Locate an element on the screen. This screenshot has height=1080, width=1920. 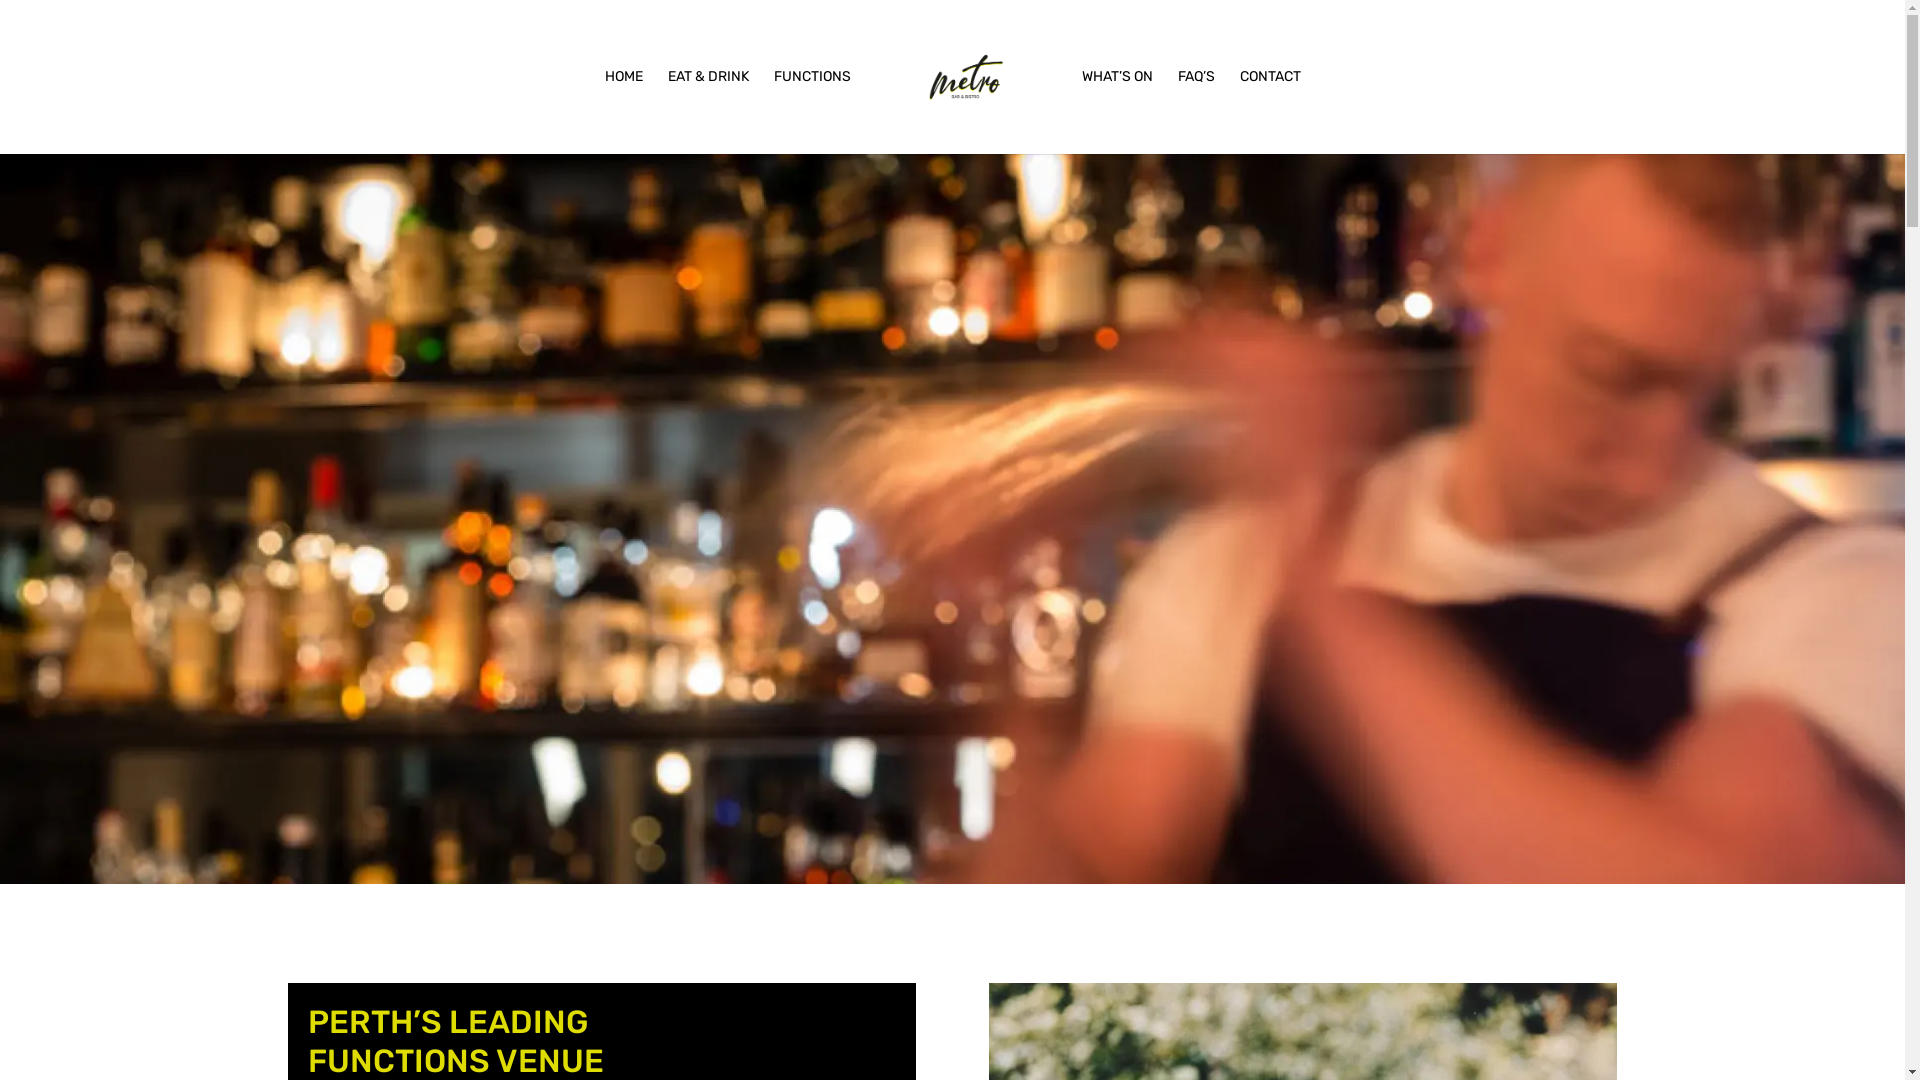
'HOME' is located at coordinates (622, 111).